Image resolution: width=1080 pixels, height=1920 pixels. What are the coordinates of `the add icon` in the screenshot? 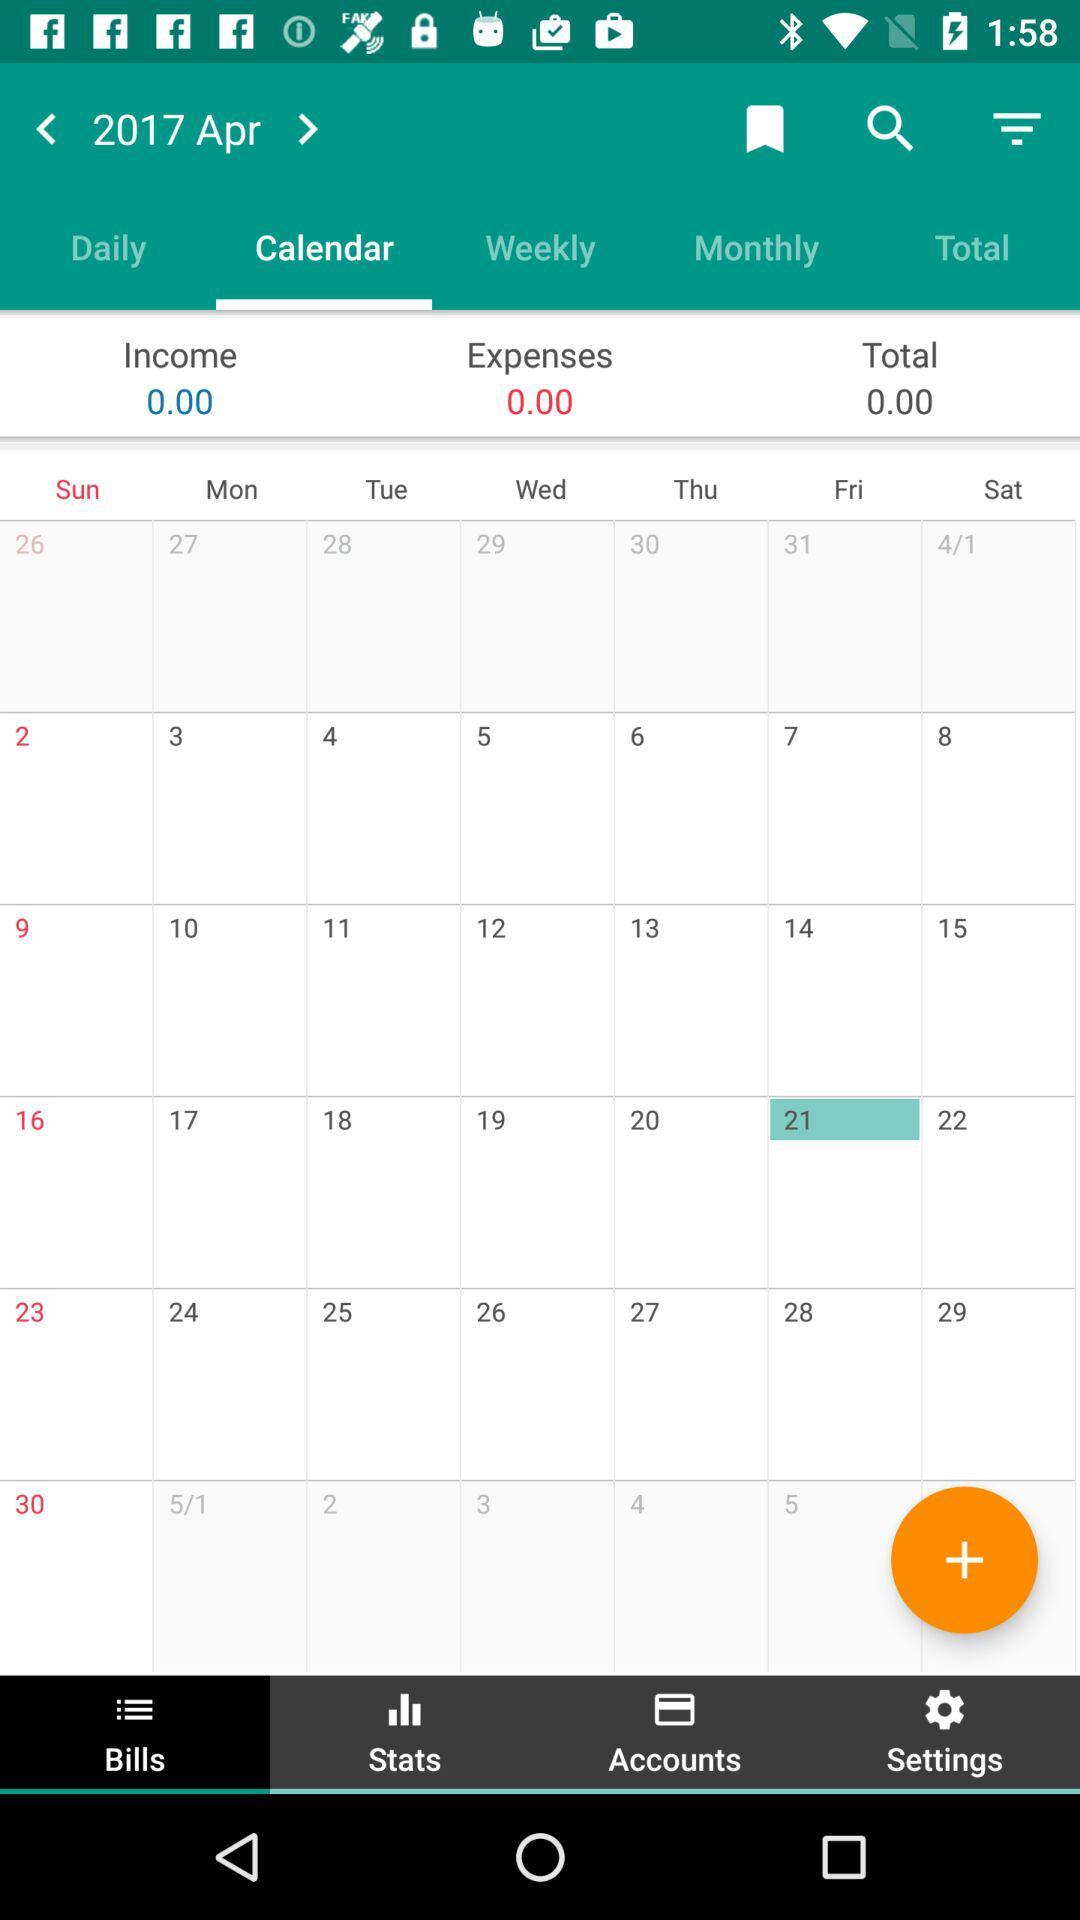 It's located at (963, 1559).